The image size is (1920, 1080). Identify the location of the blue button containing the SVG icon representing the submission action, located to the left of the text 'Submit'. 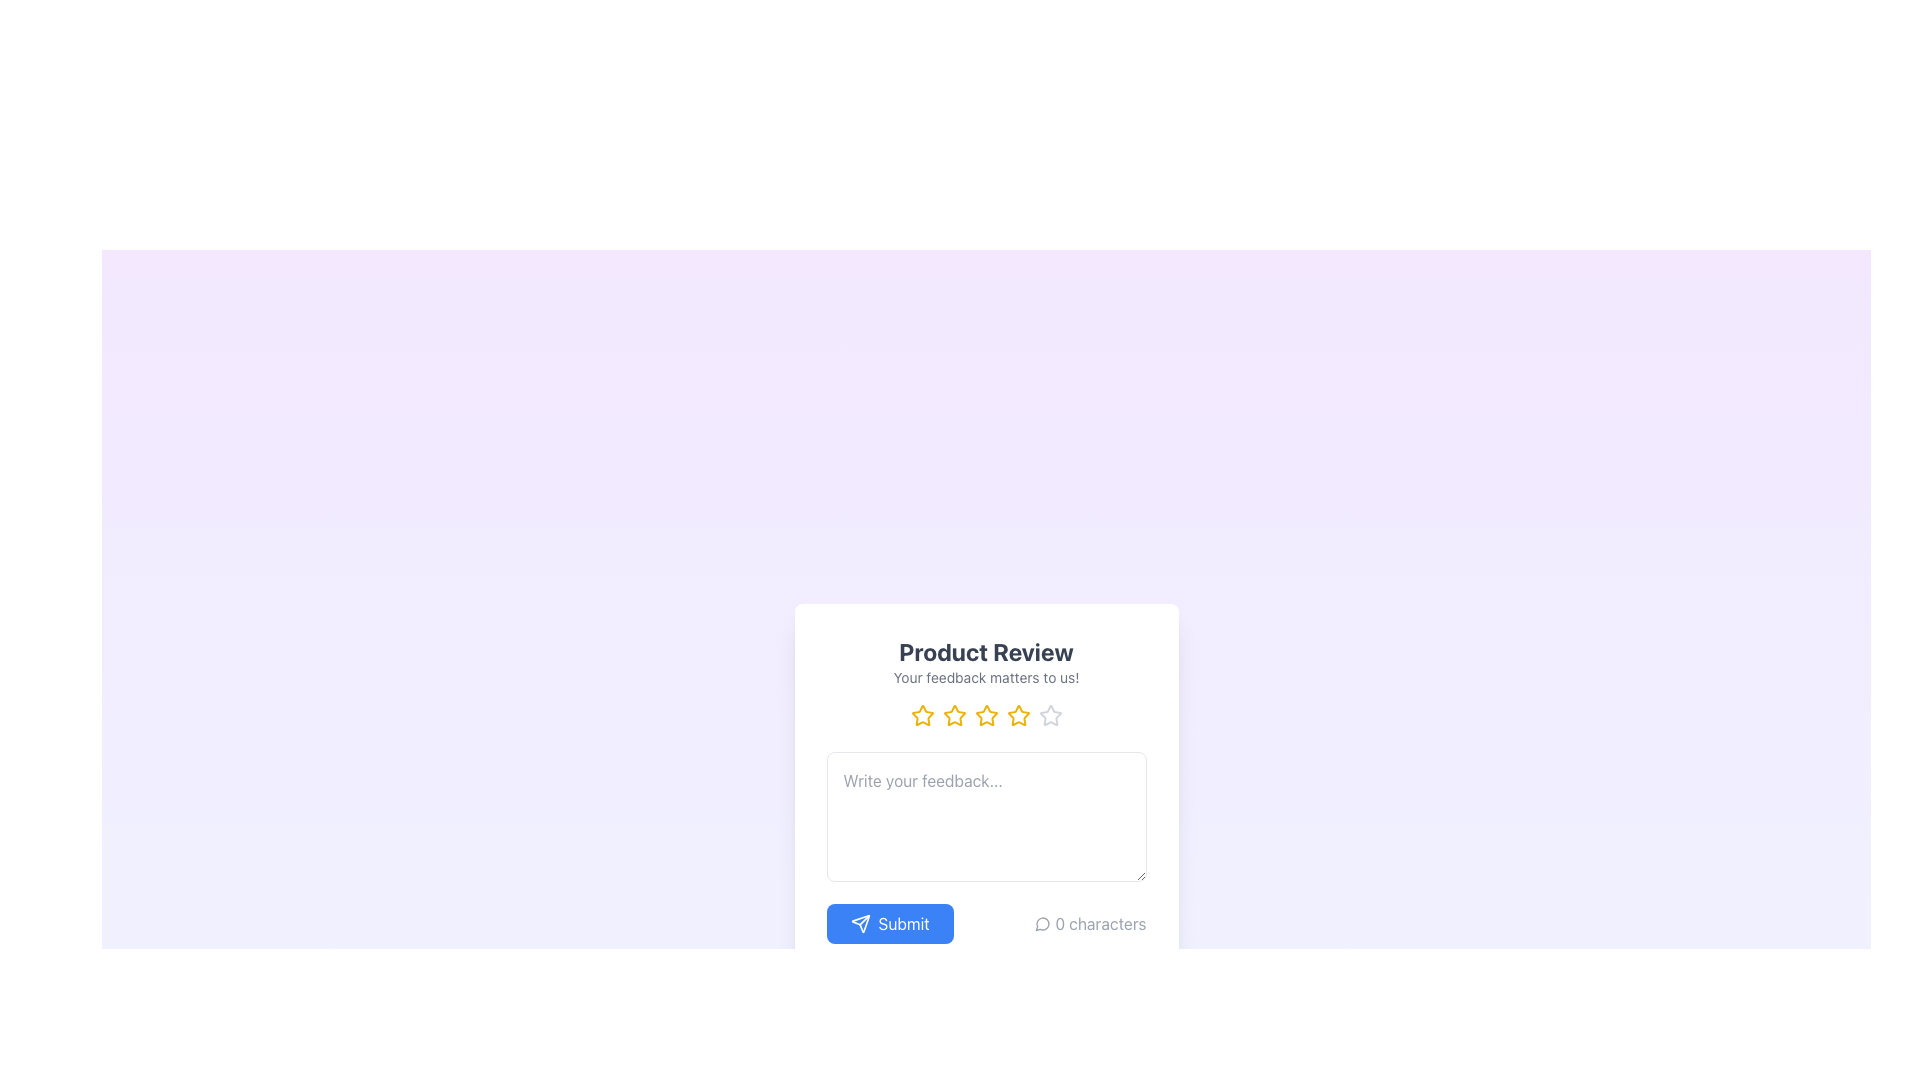
(860, 924).